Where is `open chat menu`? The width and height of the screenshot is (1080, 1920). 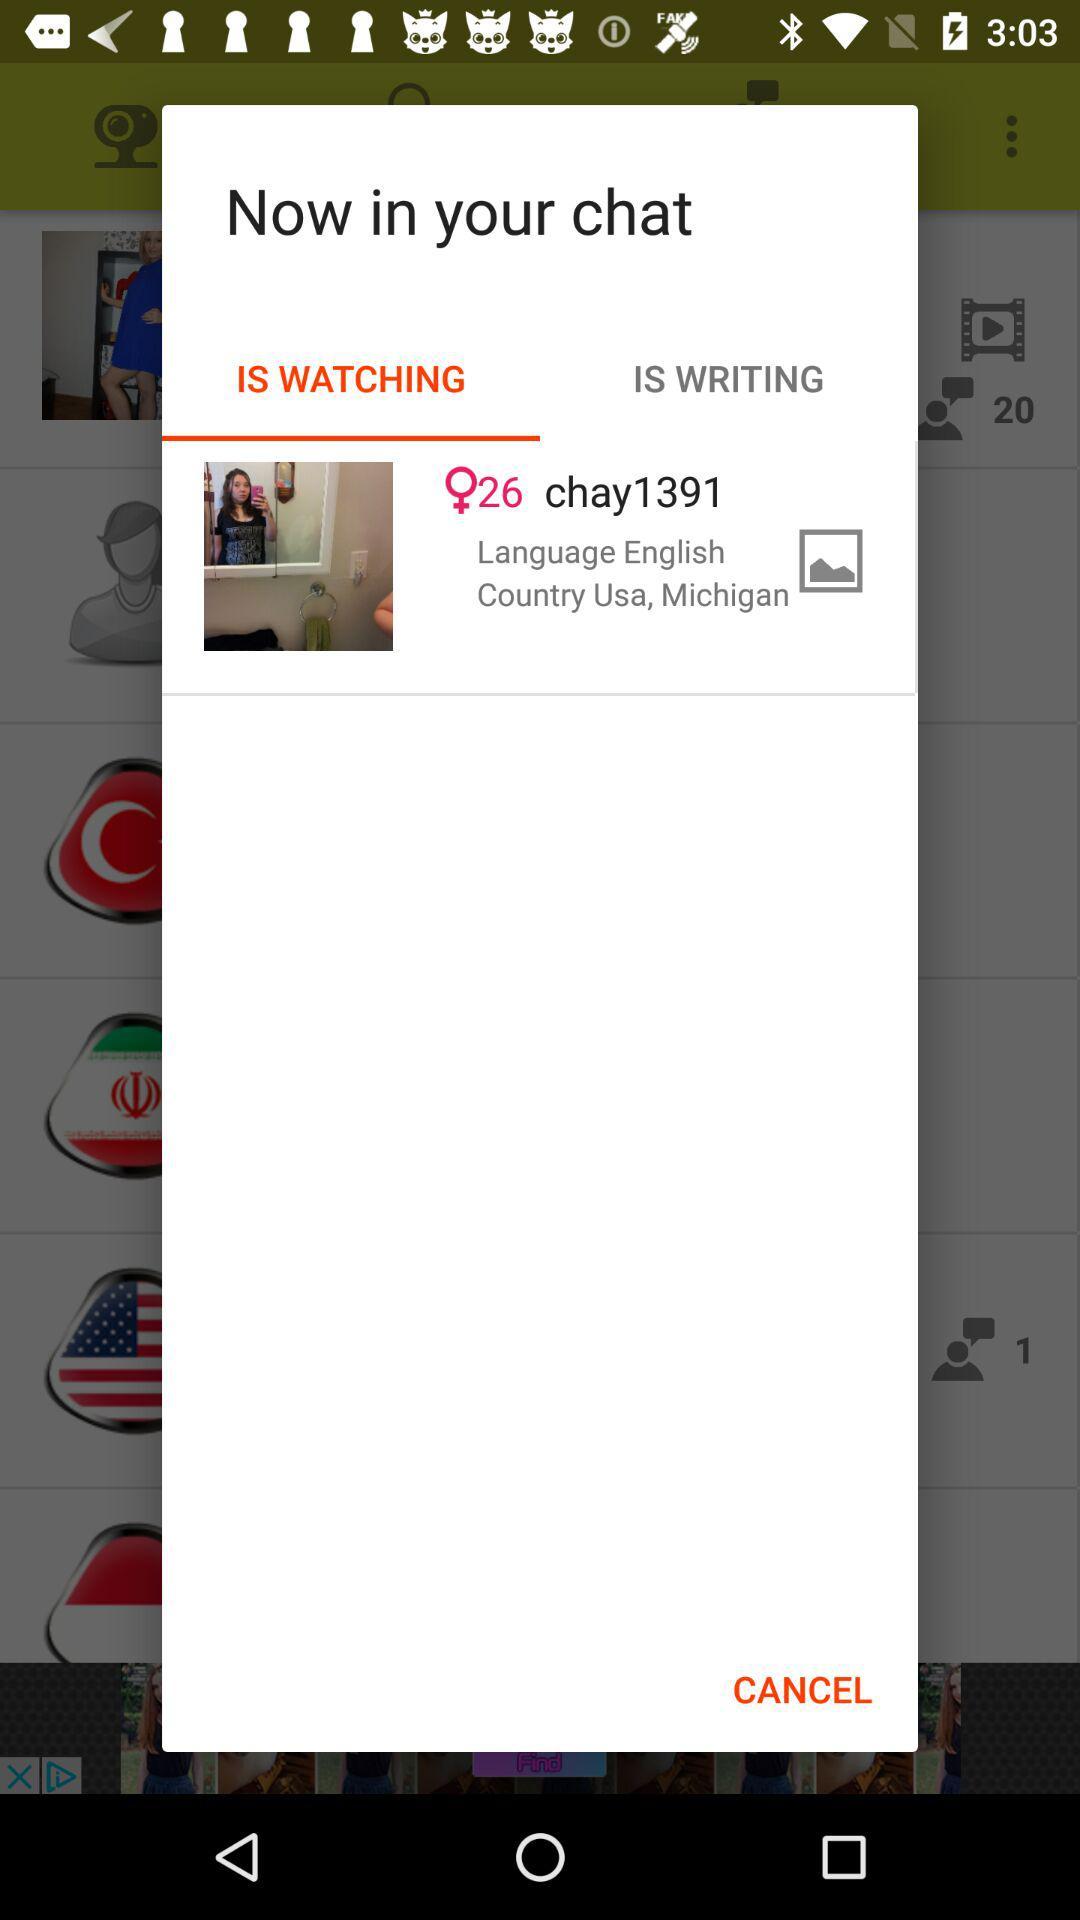 open chat menu is located at coordinates (298, 556).